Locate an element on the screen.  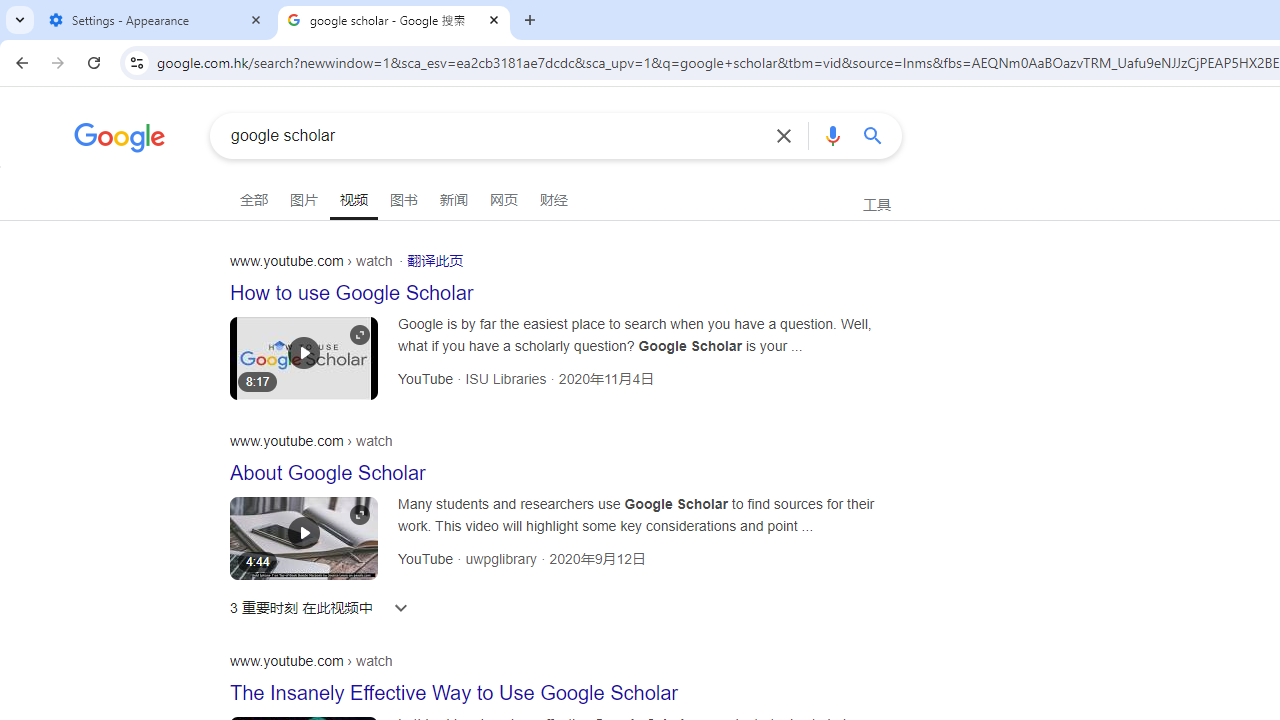
'Settings - Appearance' is located at coordinates (155, 20).